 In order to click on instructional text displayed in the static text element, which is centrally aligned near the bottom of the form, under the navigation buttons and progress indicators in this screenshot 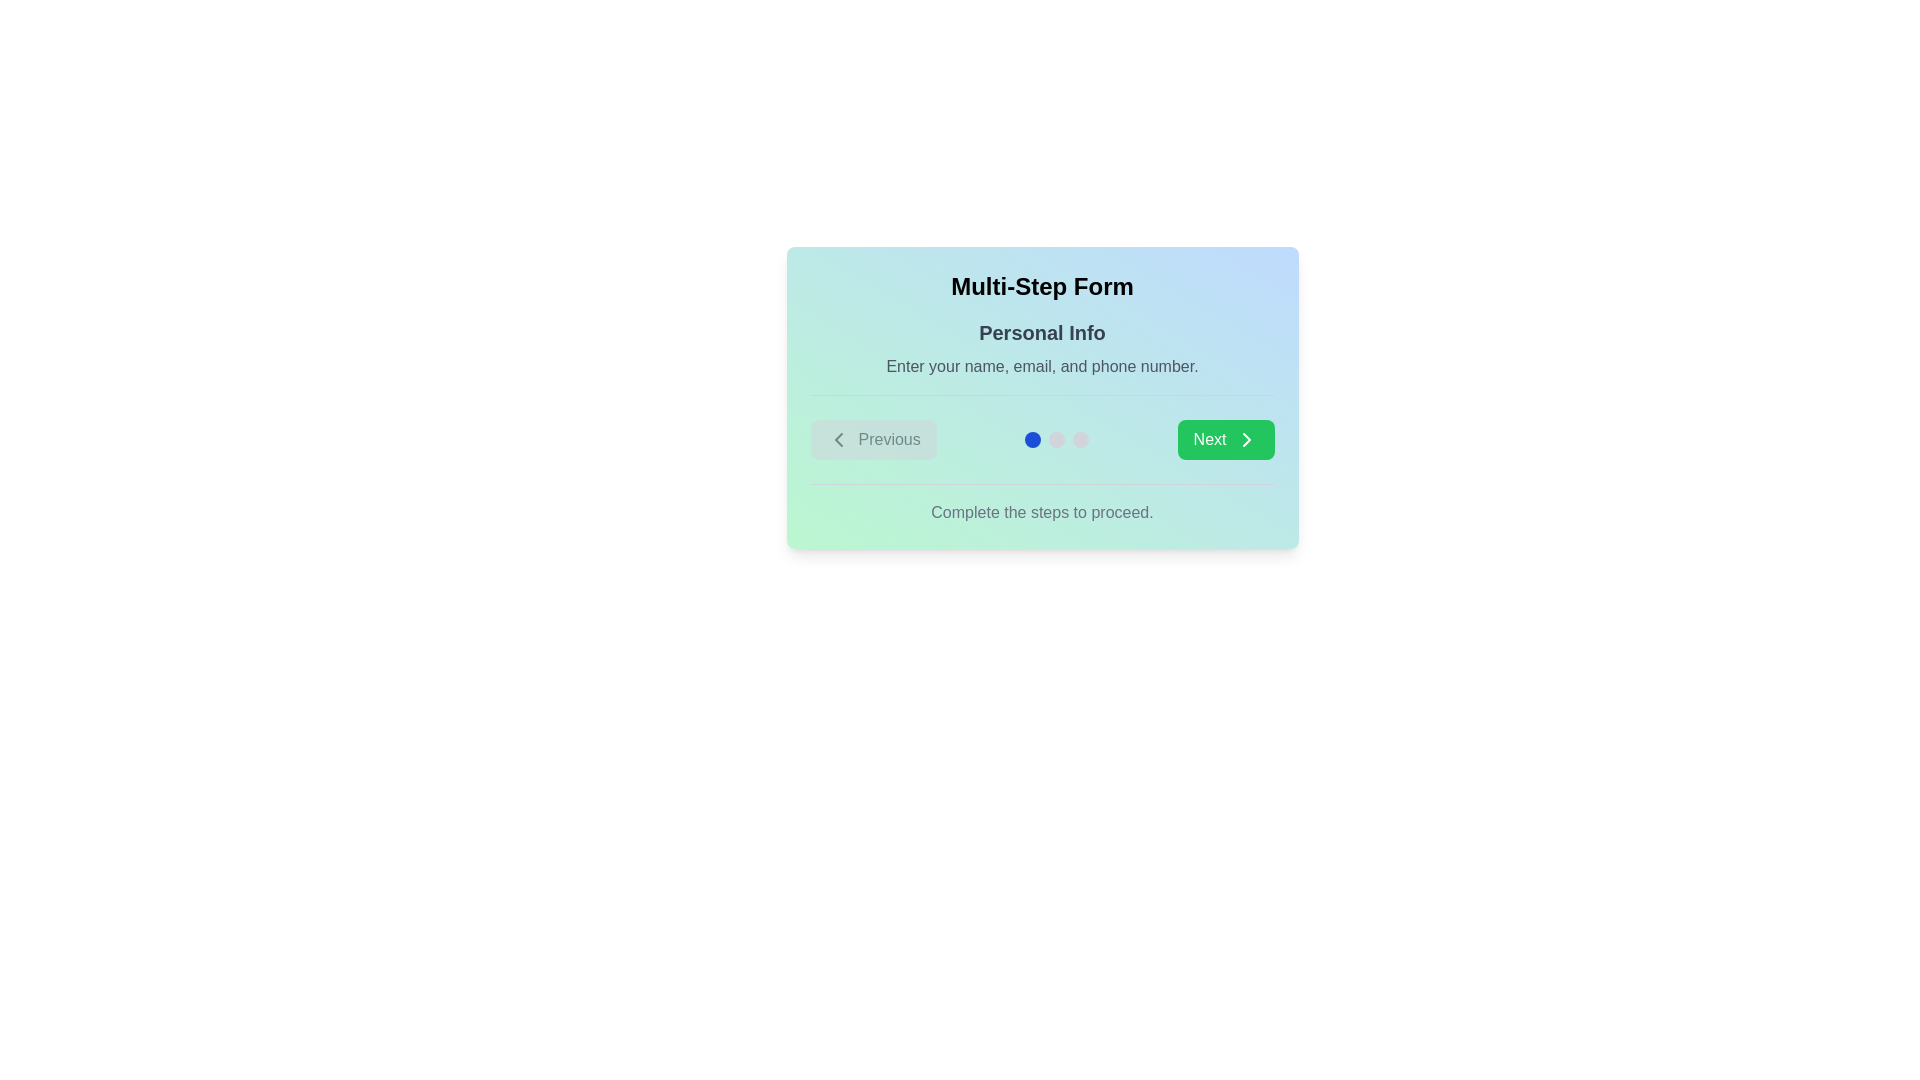, I will do `click(1041, 512)`.